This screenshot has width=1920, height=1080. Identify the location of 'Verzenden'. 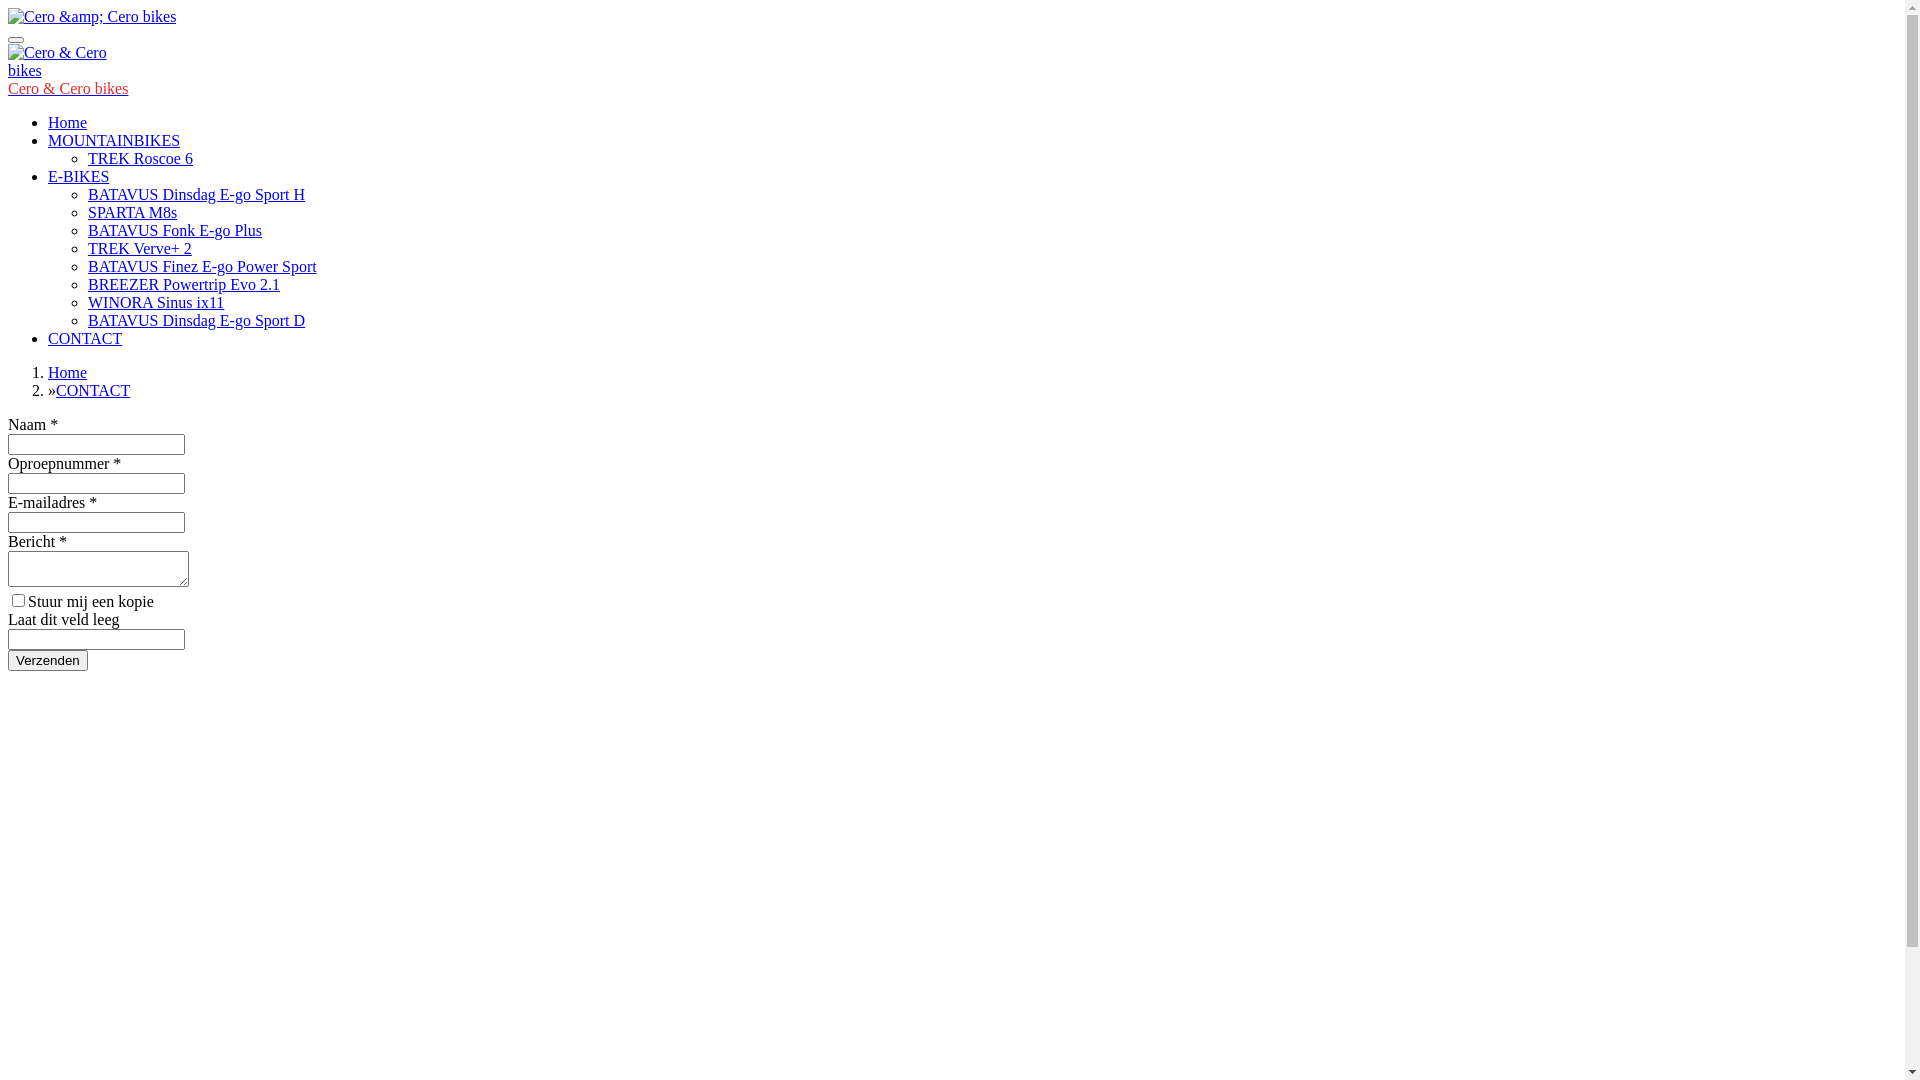
(48, 660).